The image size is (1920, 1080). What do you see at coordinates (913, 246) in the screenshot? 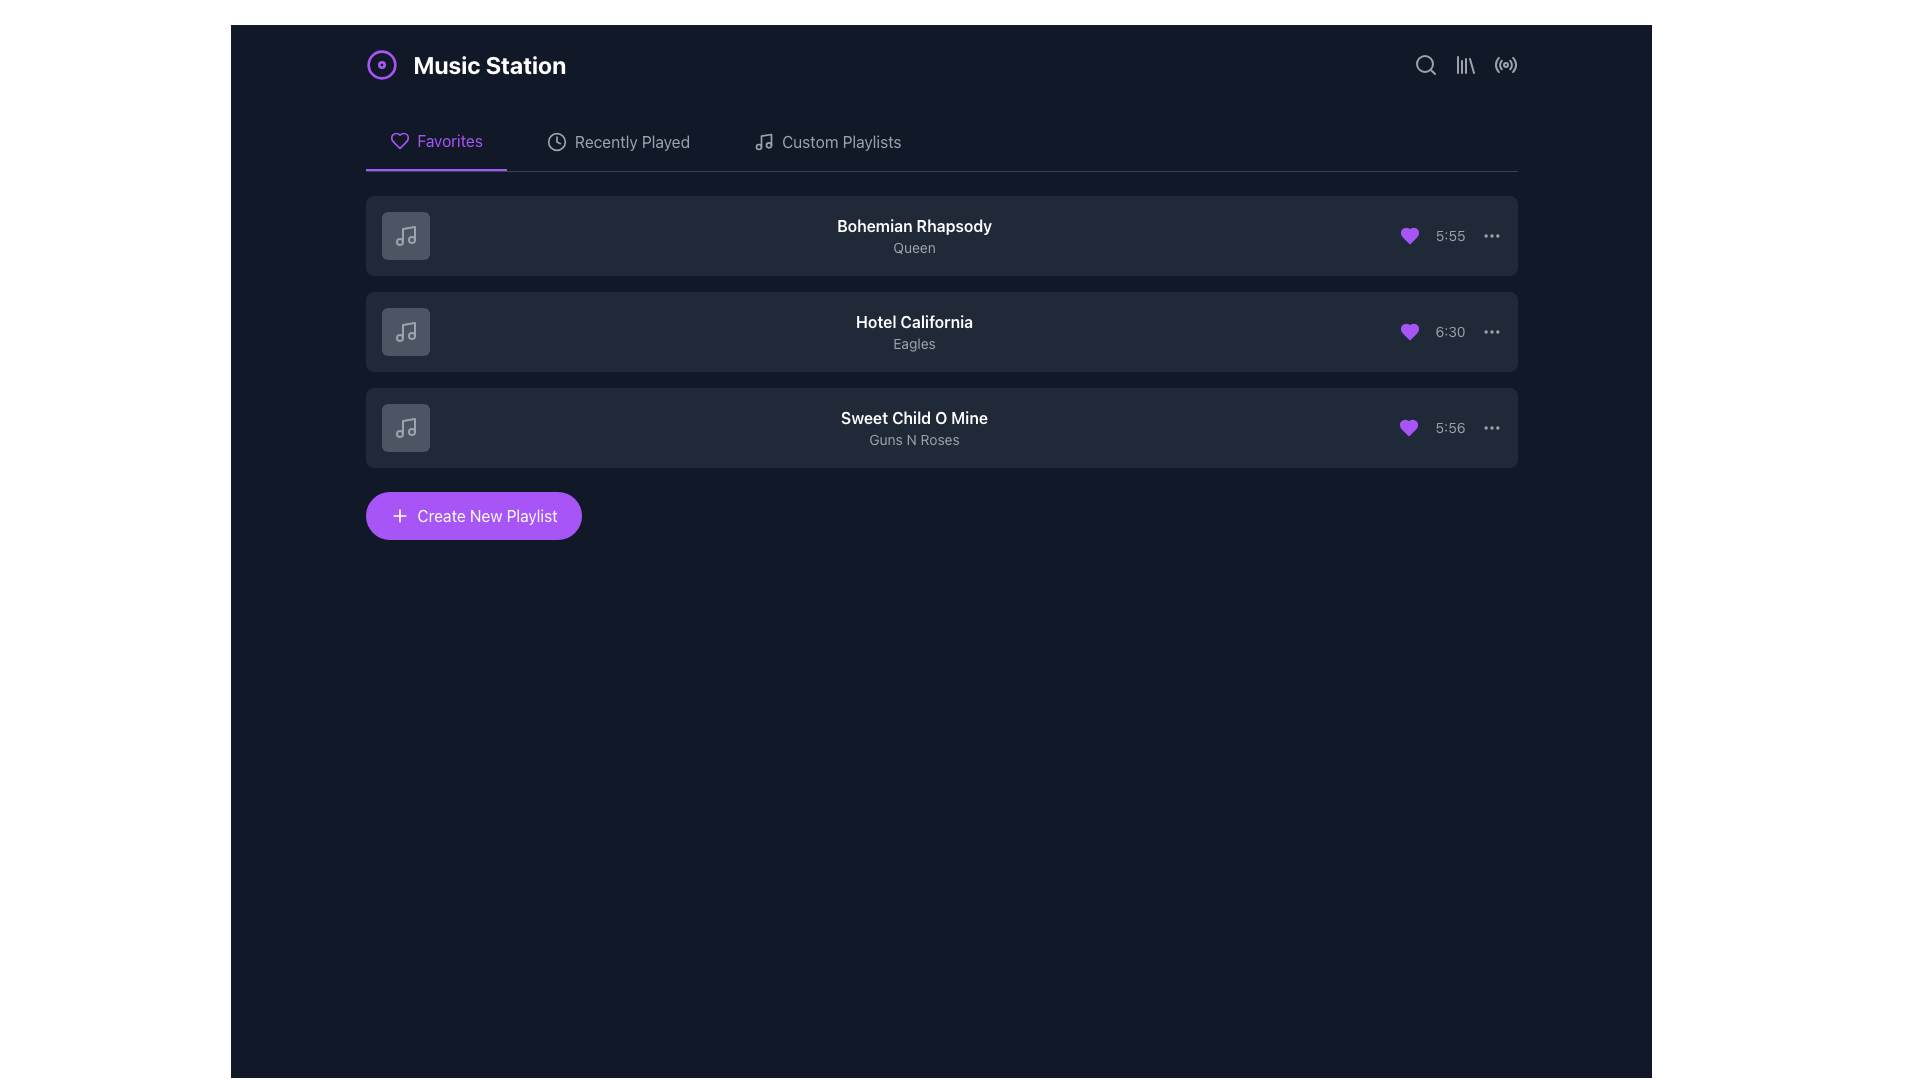
I see `the text label displaying 'Queen', which is styled in gray and located below 'Bohemian Rhapsody' in the playlist interface` at bounding box center [913, 246].